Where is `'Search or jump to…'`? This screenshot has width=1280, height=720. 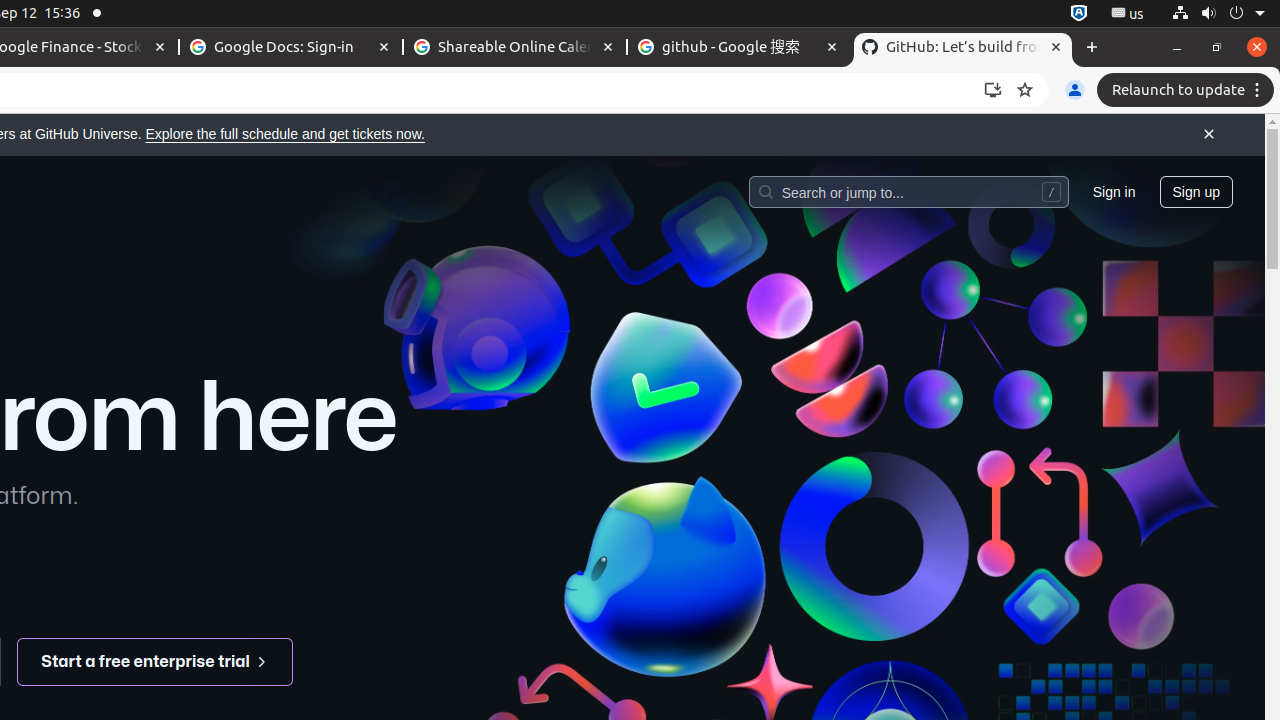 'Search or jump to…' is located at coordinates (907, 191).